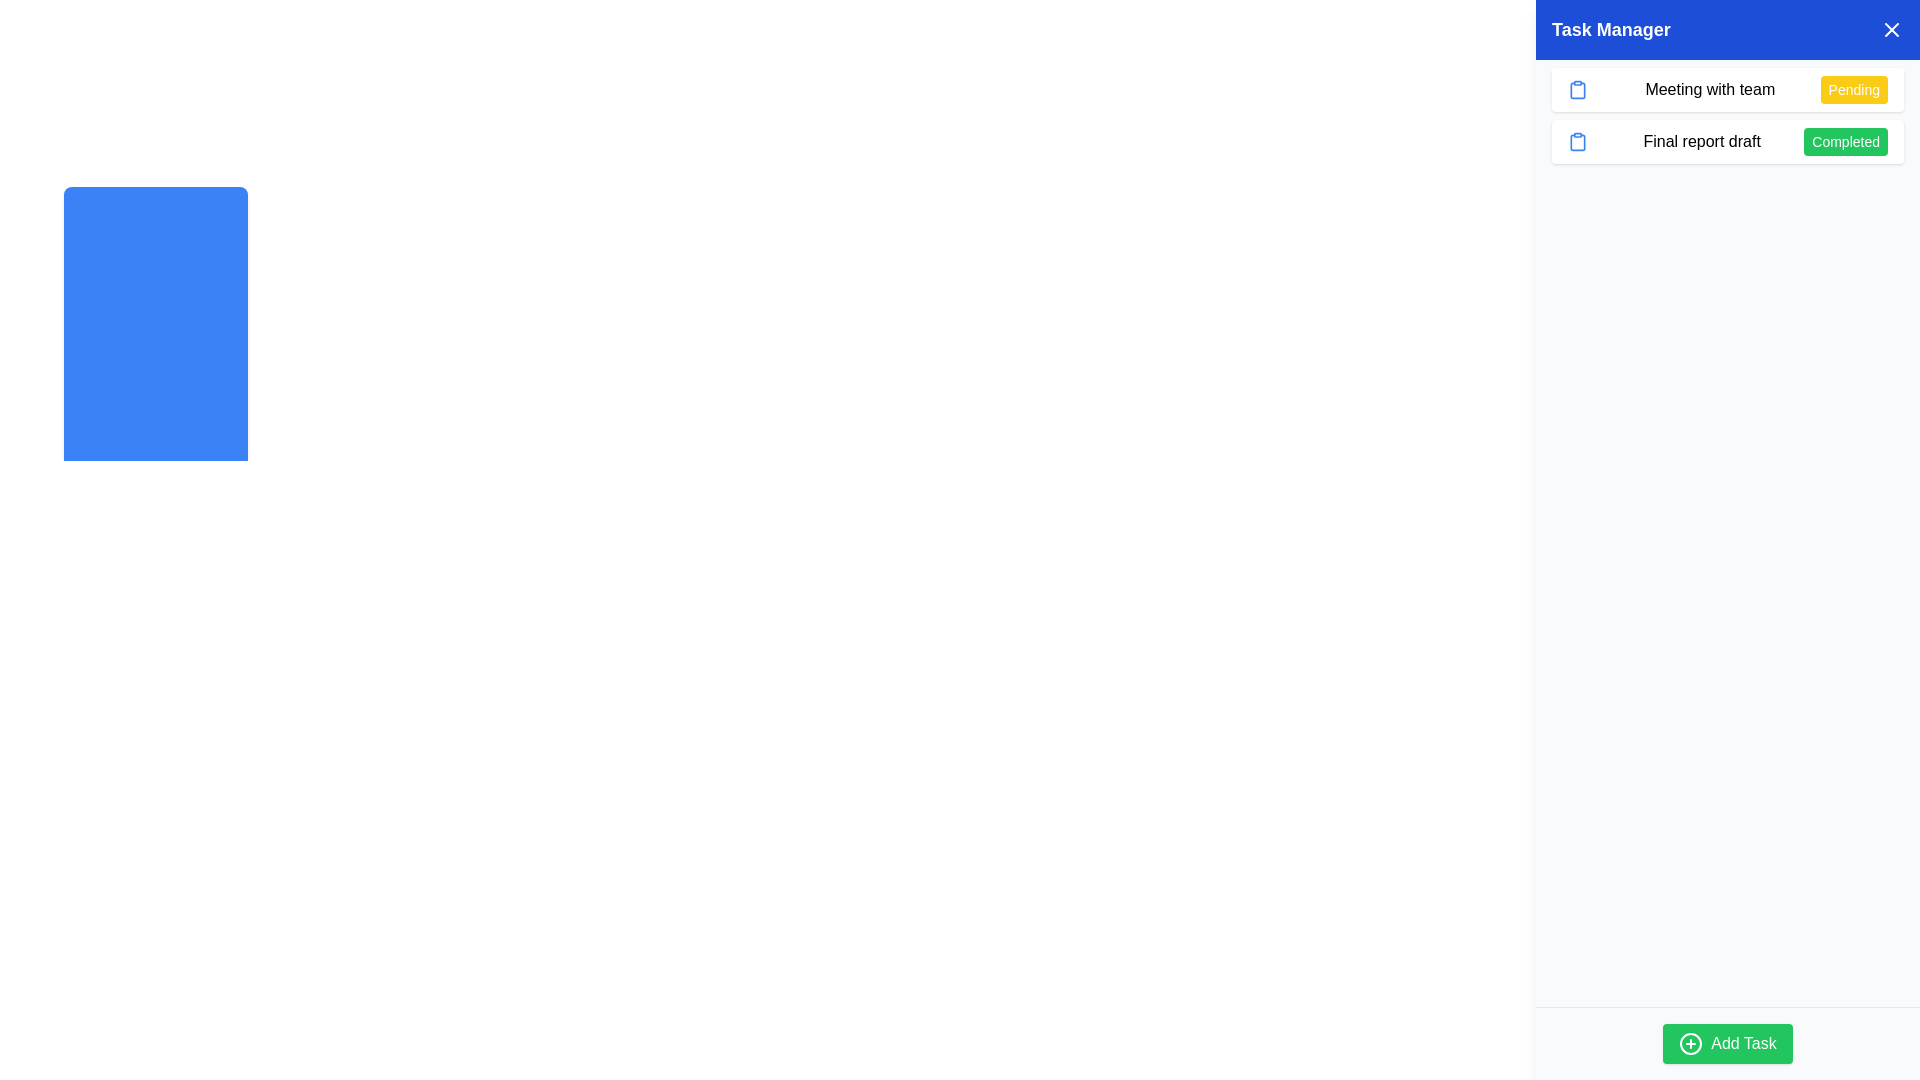  What do you see at coordinates (1611, 30) in the screenshot?
I see `the task management title label located at the upper left of the header bar` at bounding box center [1611, 30].